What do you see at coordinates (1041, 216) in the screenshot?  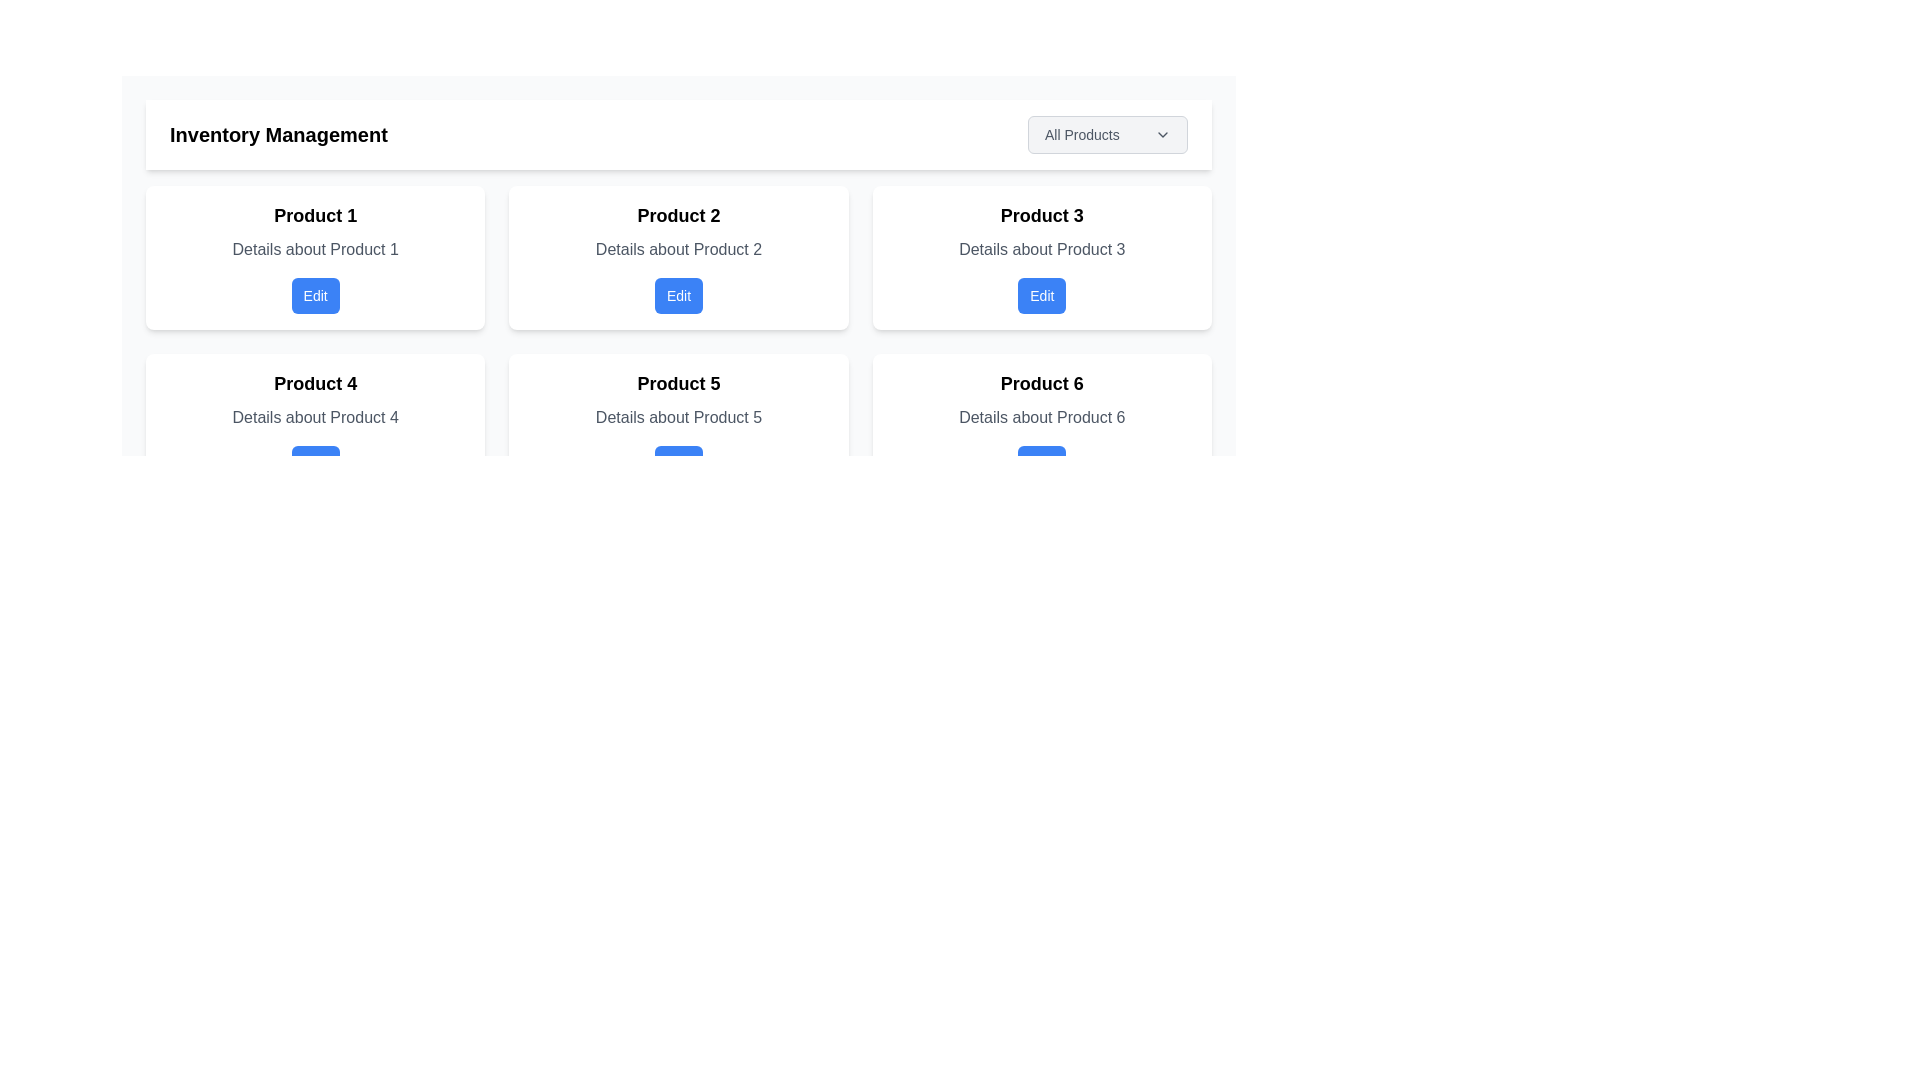 I see `text label for 'Product 3' located at the top of the product card in the second row and third column of the inventory management grid` at bounding box center [1041, 216].